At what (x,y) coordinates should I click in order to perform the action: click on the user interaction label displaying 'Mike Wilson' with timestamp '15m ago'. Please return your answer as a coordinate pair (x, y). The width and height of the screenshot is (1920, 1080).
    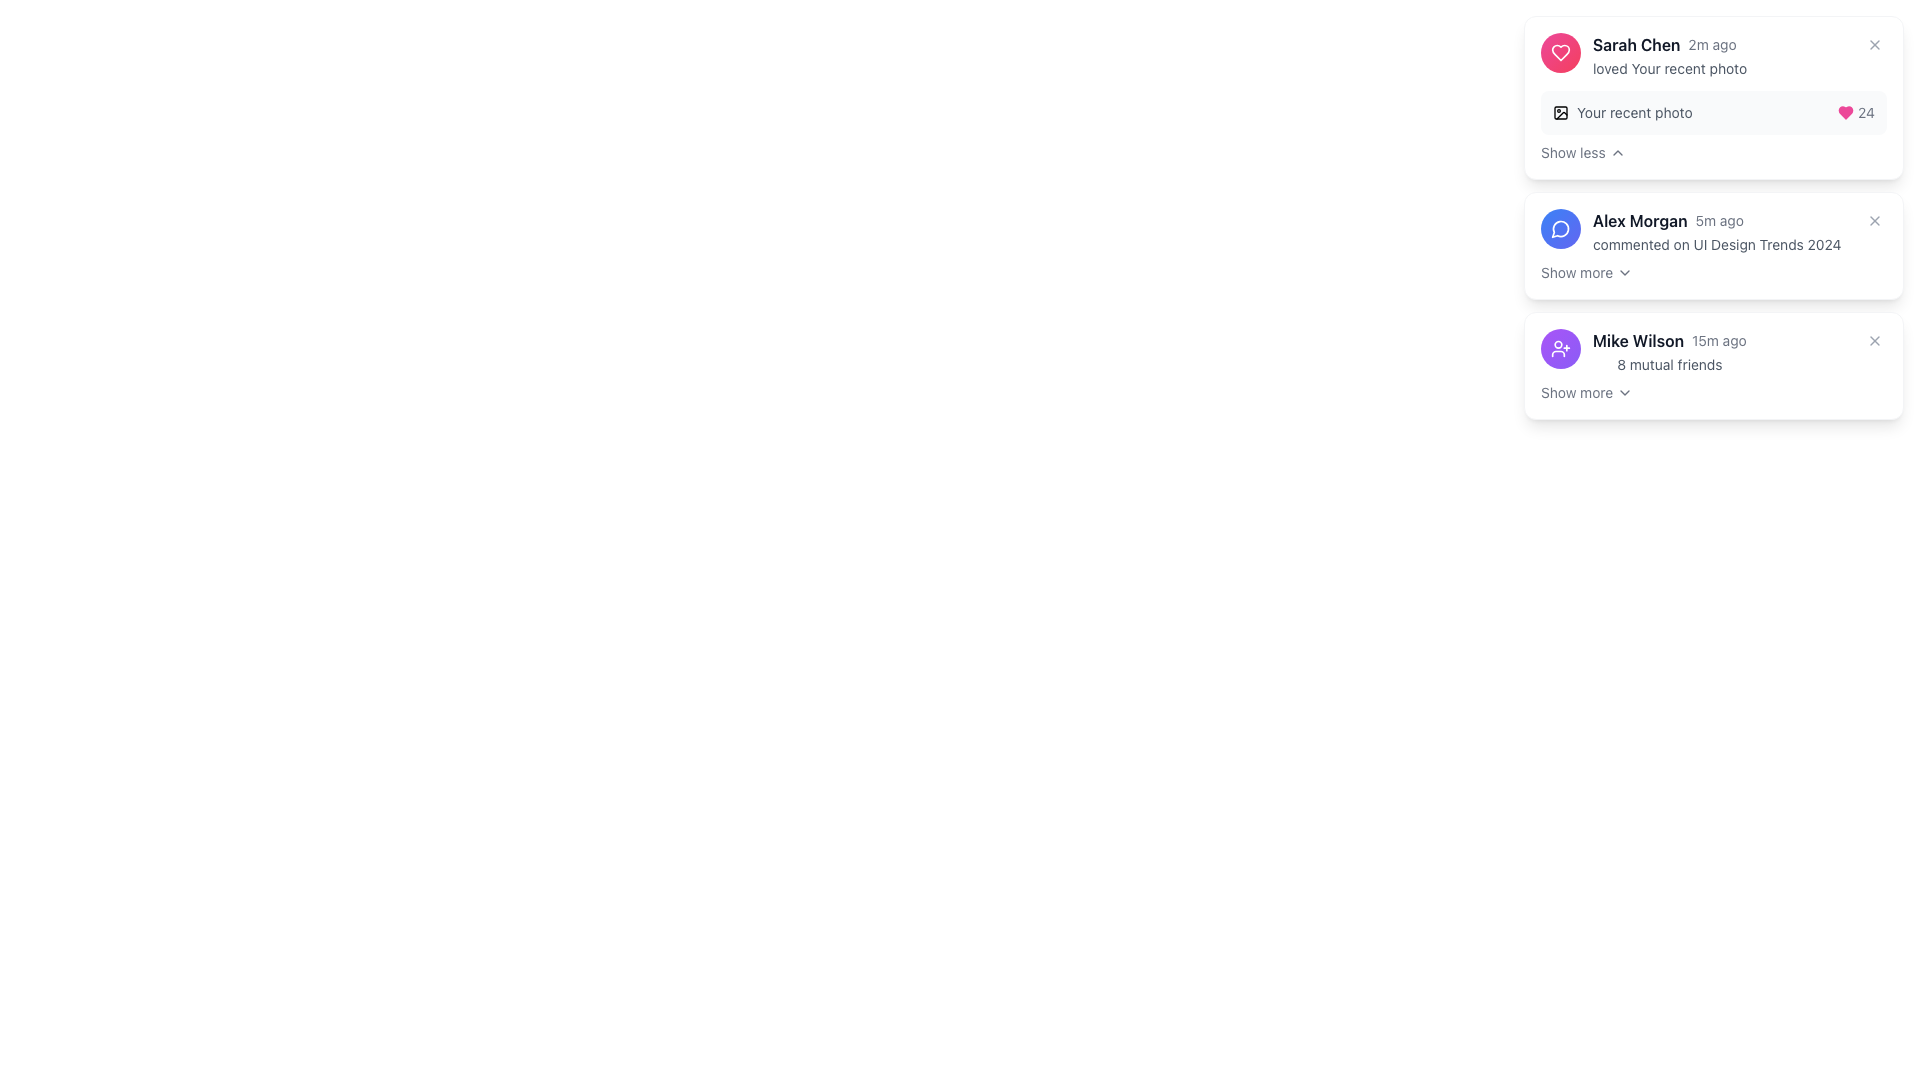
    Looking at the image, I should click on (1669, 339).